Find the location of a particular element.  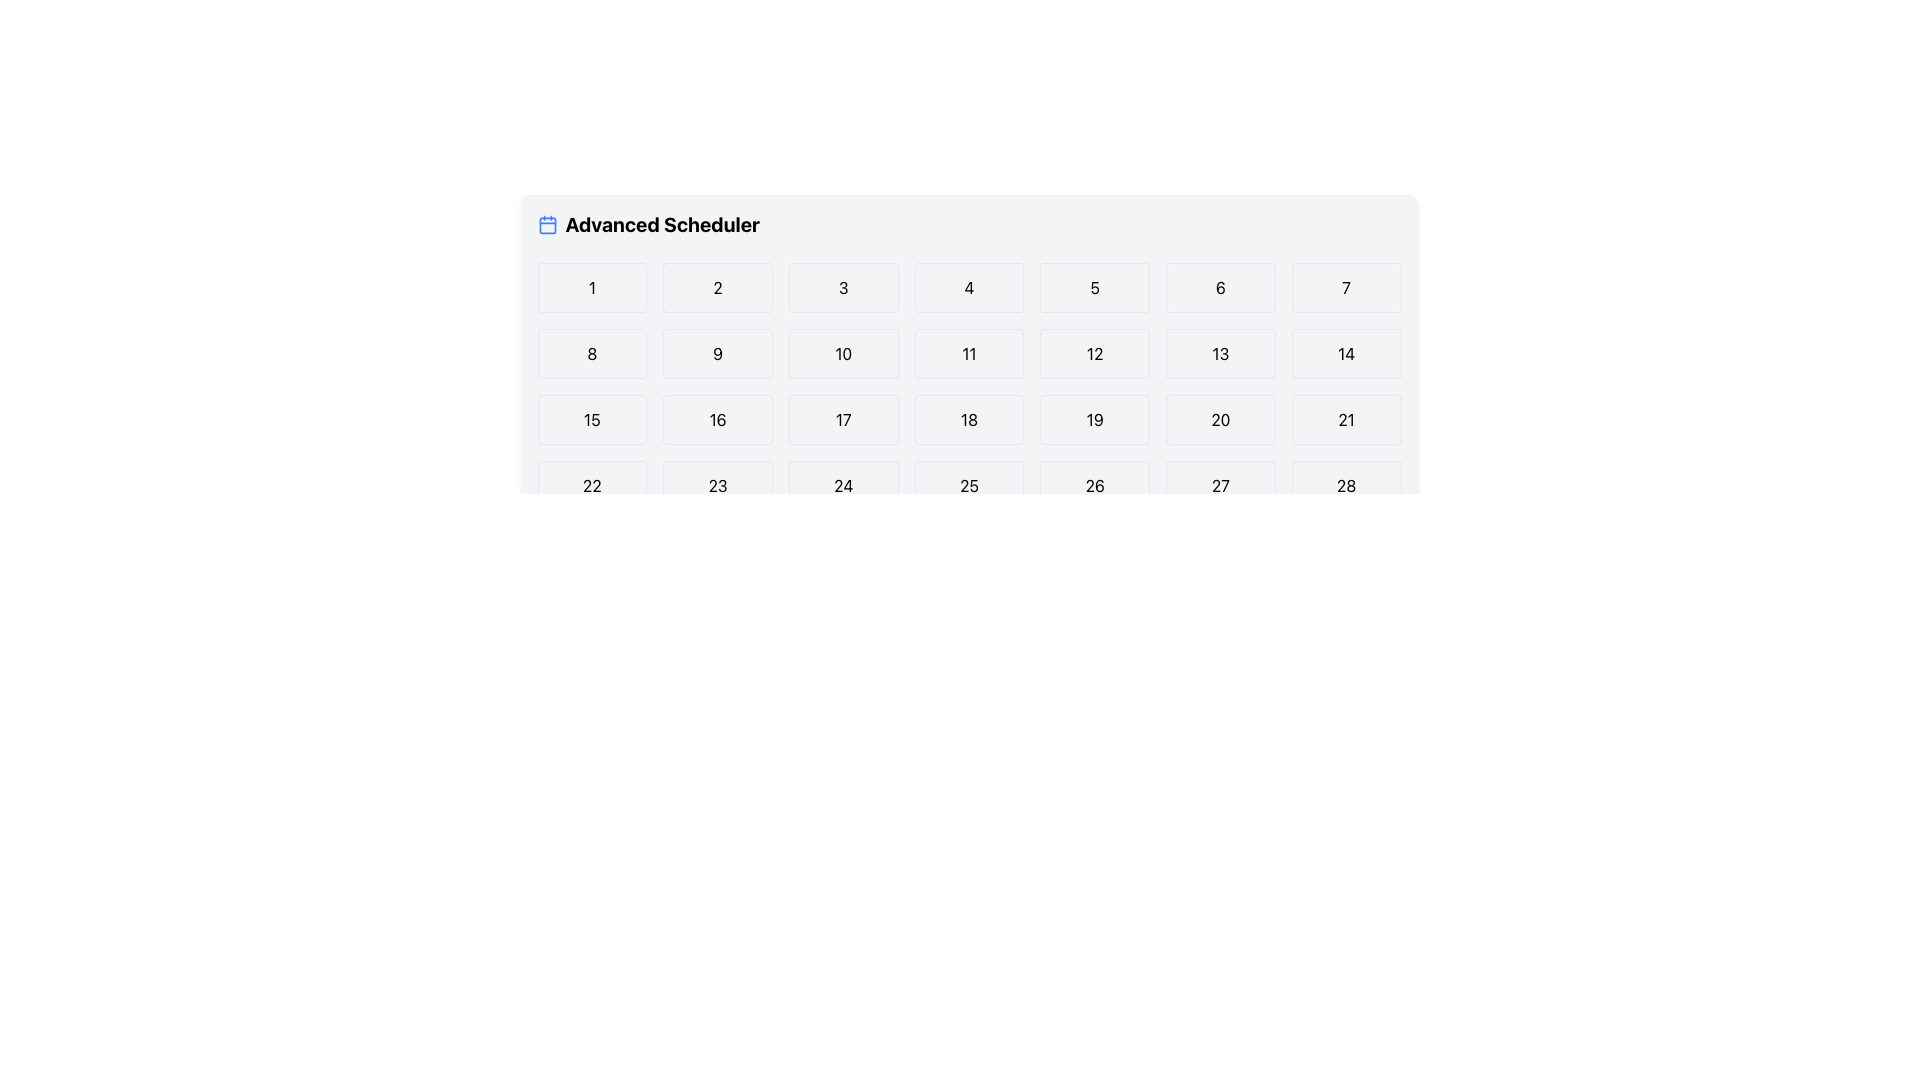

the date '22' button-like grid item in the Advanced Scheduler interface is located at coordinates (590, 486).